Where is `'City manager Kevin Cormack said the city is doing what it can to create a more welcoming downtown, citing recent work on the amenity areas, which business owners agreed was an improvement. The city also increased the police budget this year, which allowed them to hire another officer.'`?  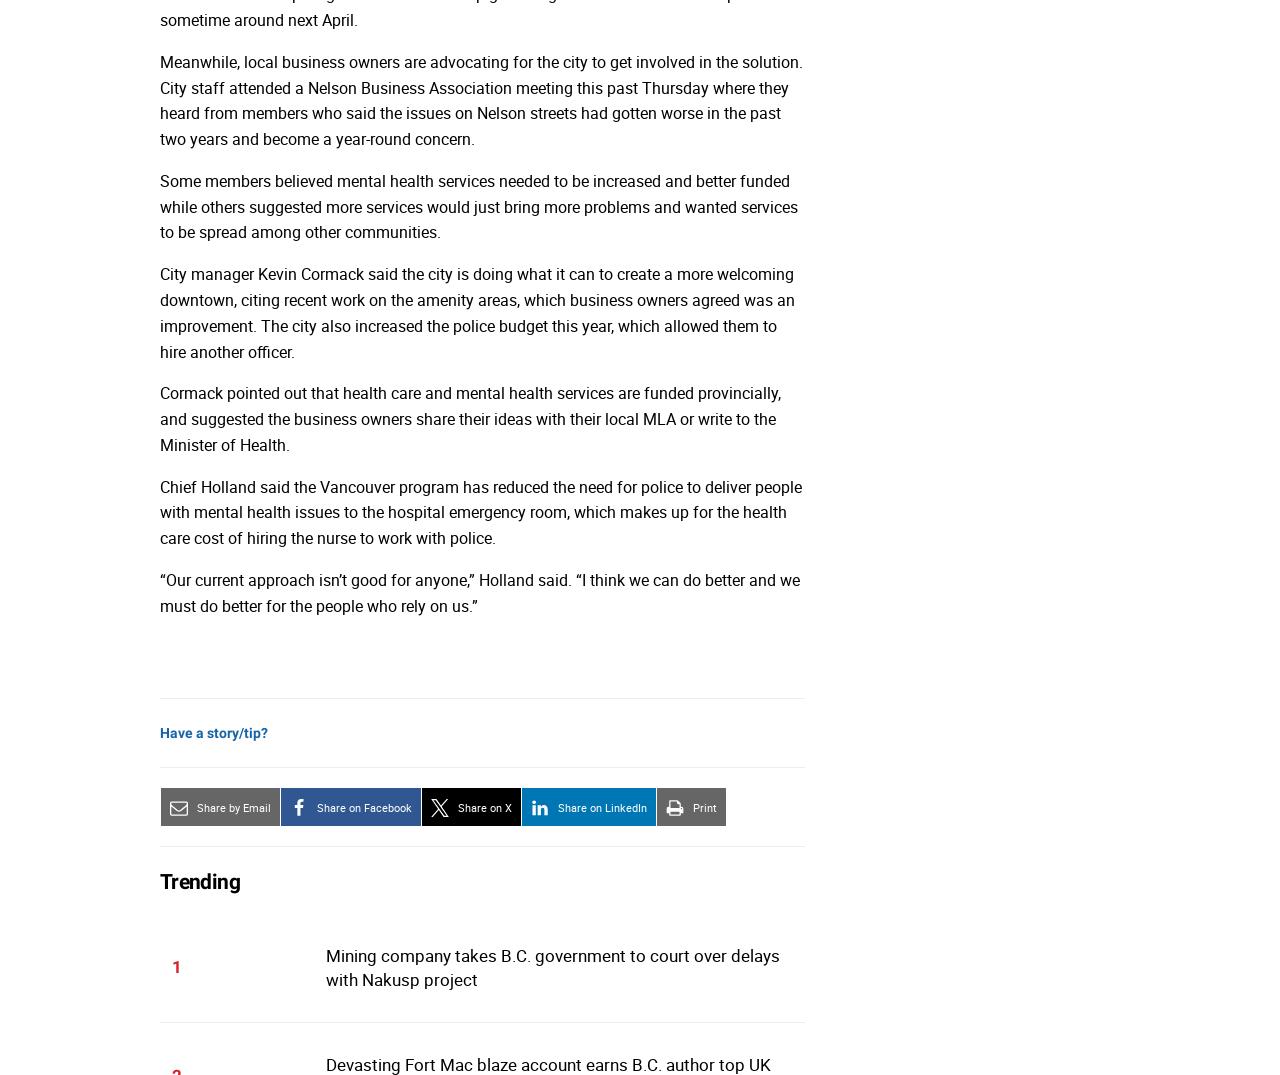 'City manager Kevin Cormack said the city is doing what it can to create a more welcoming downtown, citing recent work on the amenity areas, which business owners agreed was an improvement. The city also increased the police budget this year, which allowed them to hire another officer.' is located at coordinates (476, 311).